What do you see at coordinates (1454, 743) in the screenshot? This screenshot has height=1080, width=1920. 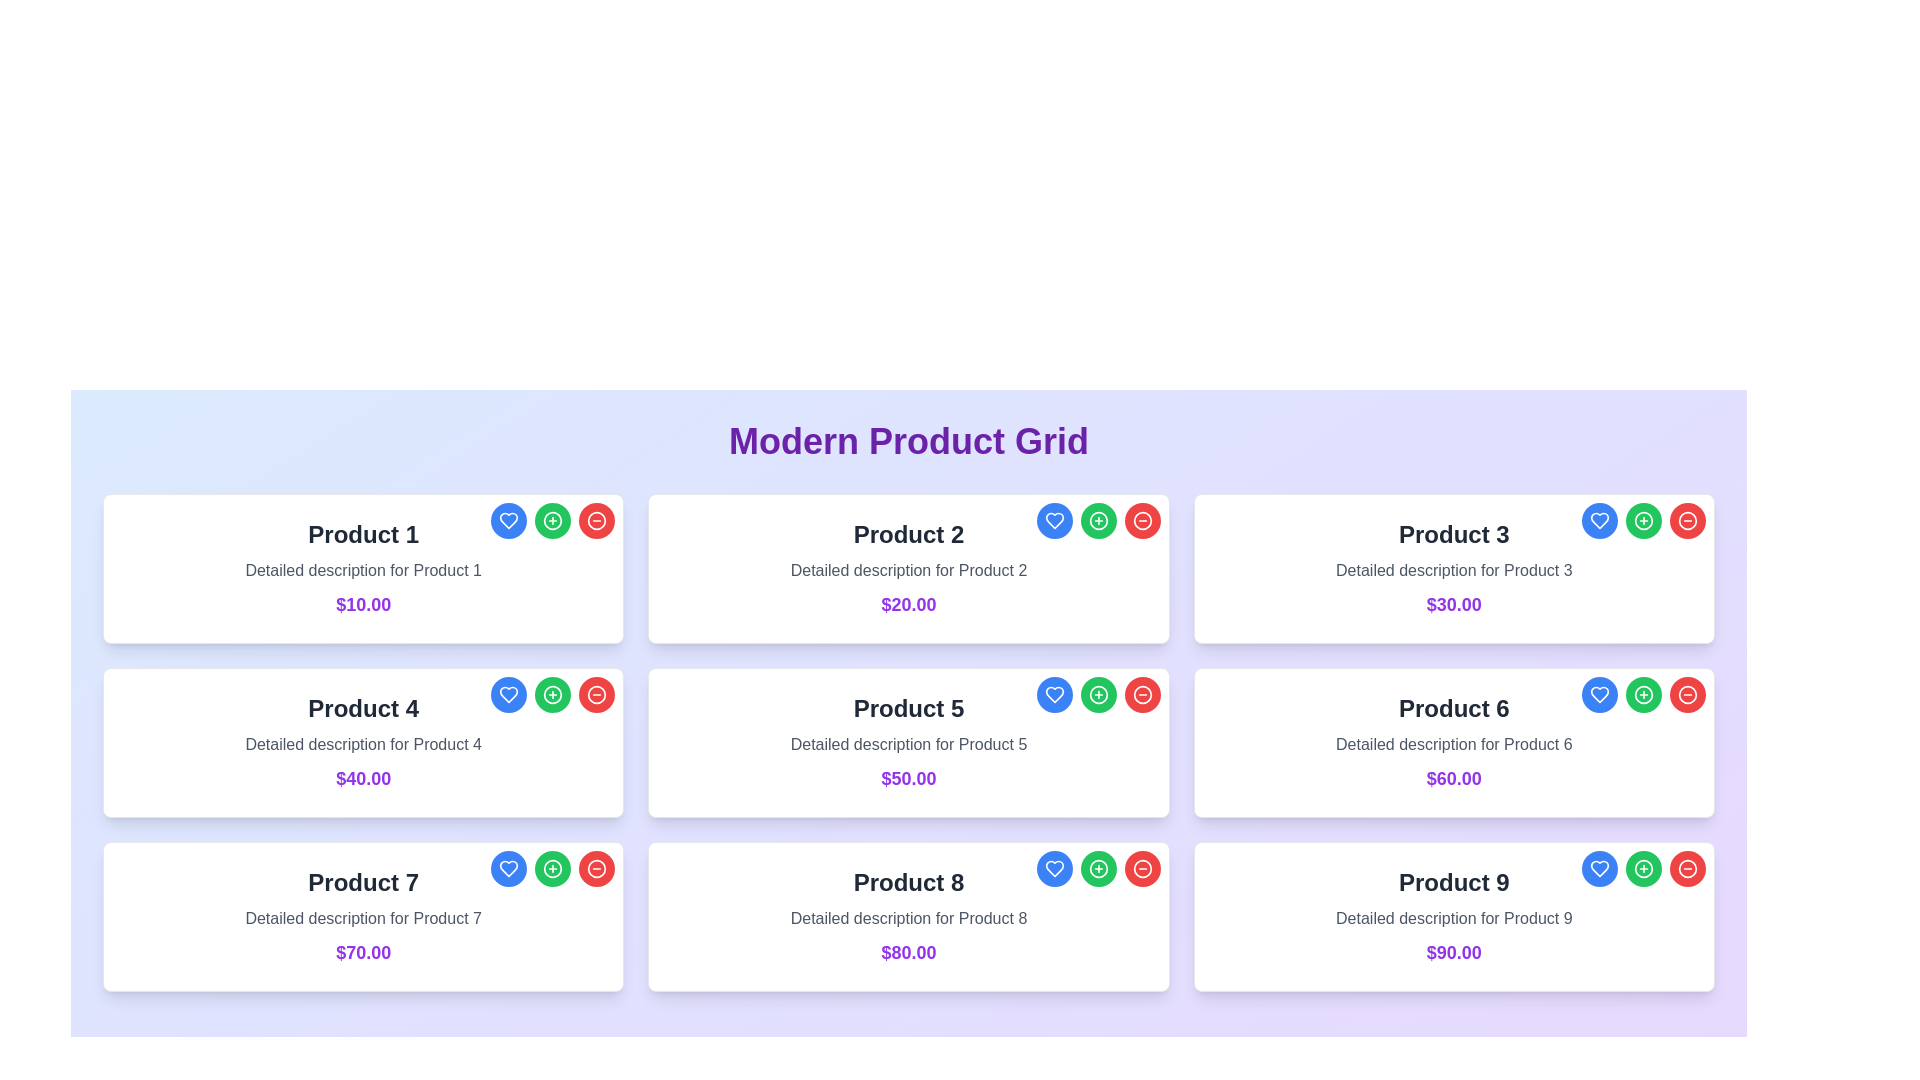 I see `the interactive icons located in the top-right corner of the 'Product 6' card, which features a bold heading and a price in a large purple font` at bounding box center [1454, 743].